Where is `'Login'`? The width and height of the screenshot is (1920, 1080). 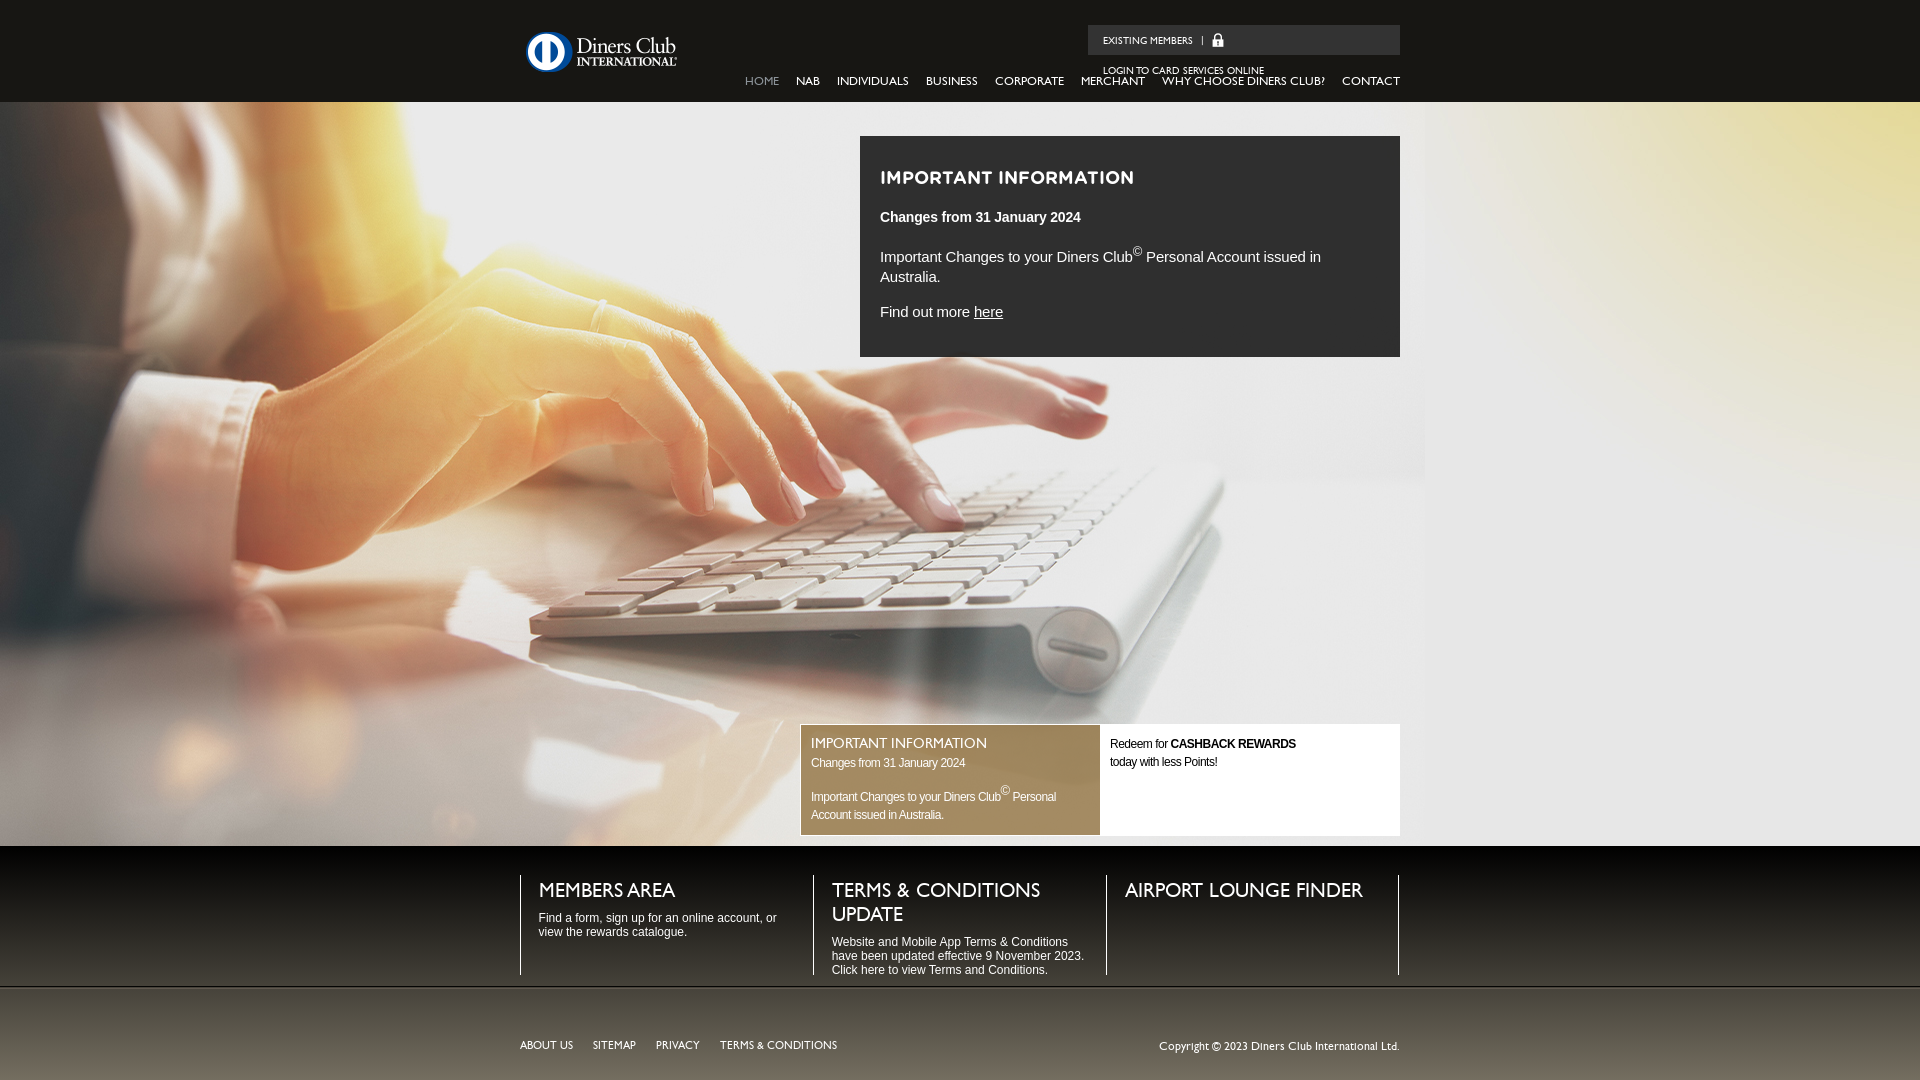
'Login' is located at coordinates (1203, 39).